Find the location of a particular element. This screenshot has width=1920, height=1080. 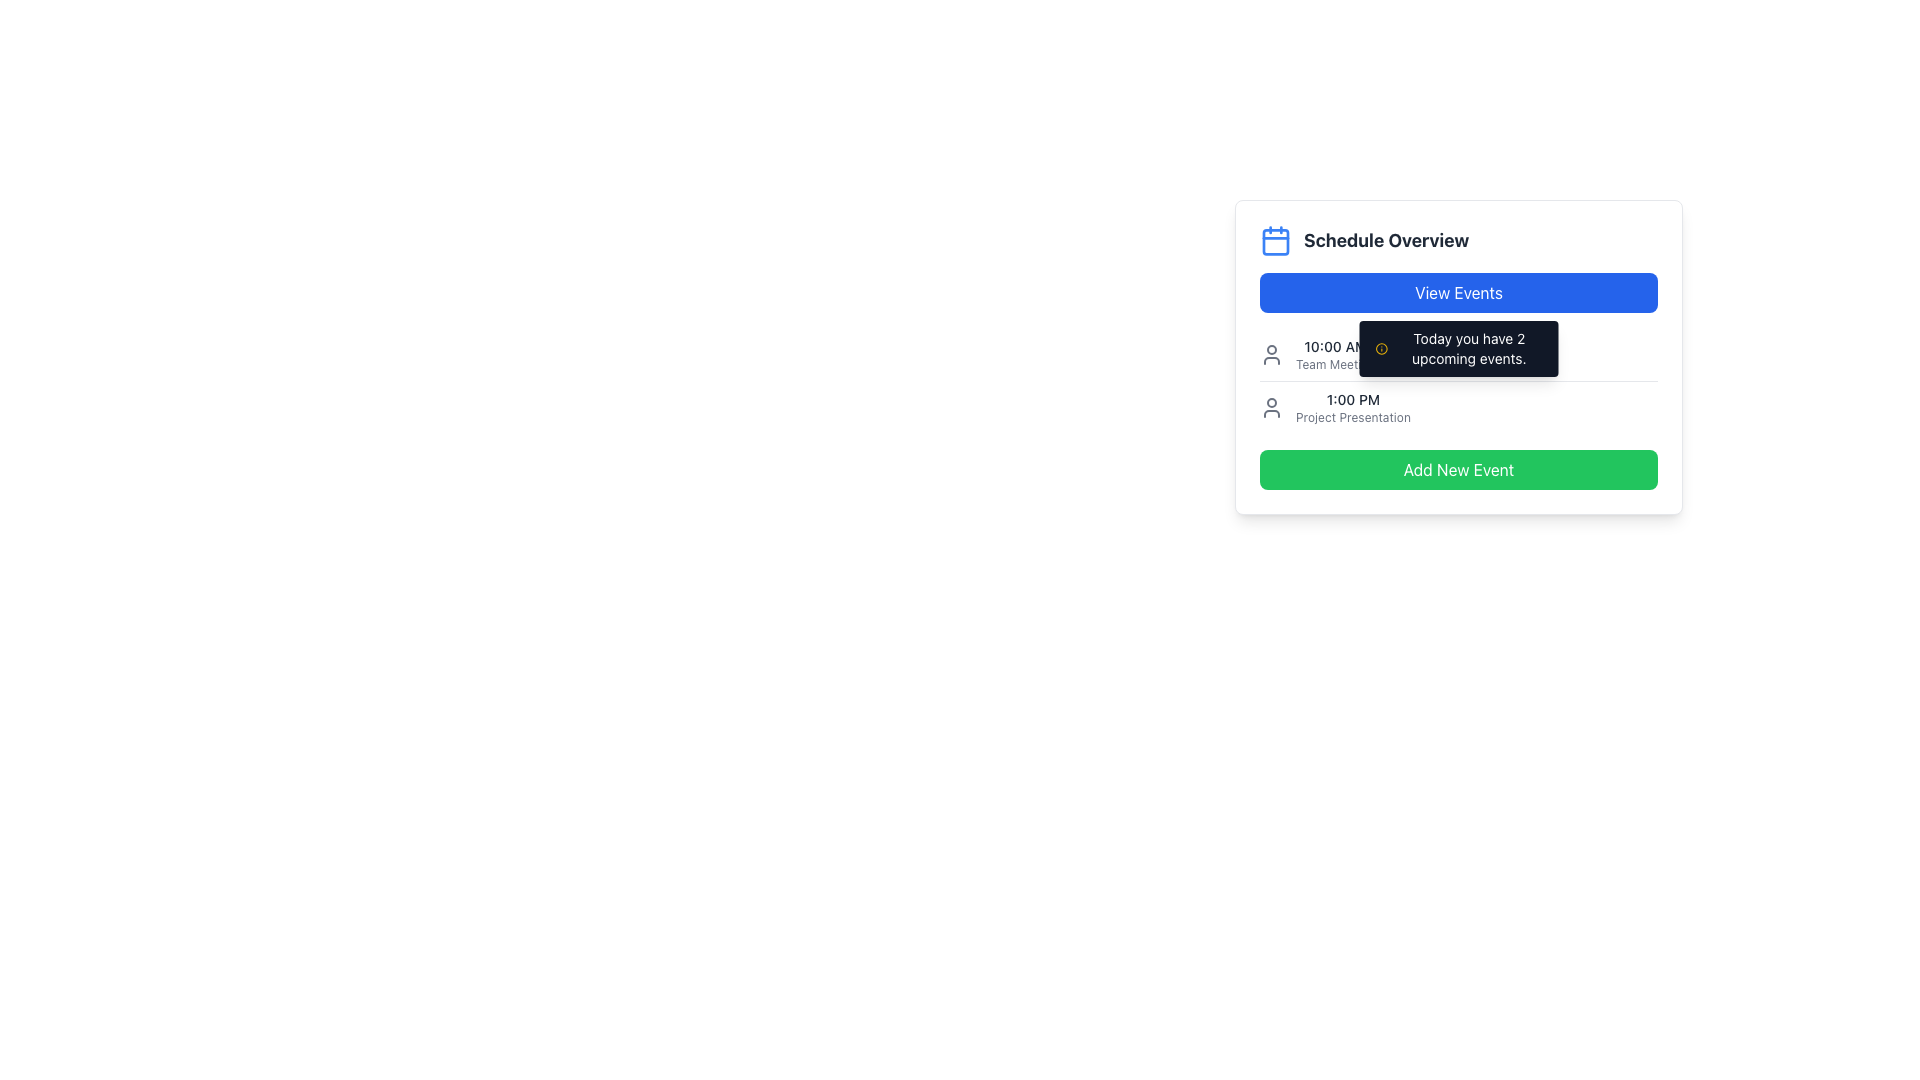

the icon representing the organizer or participant information for the '10:00 AM Team Meeting' event, located to the left of the event text is located at coordinates (1271, 353).